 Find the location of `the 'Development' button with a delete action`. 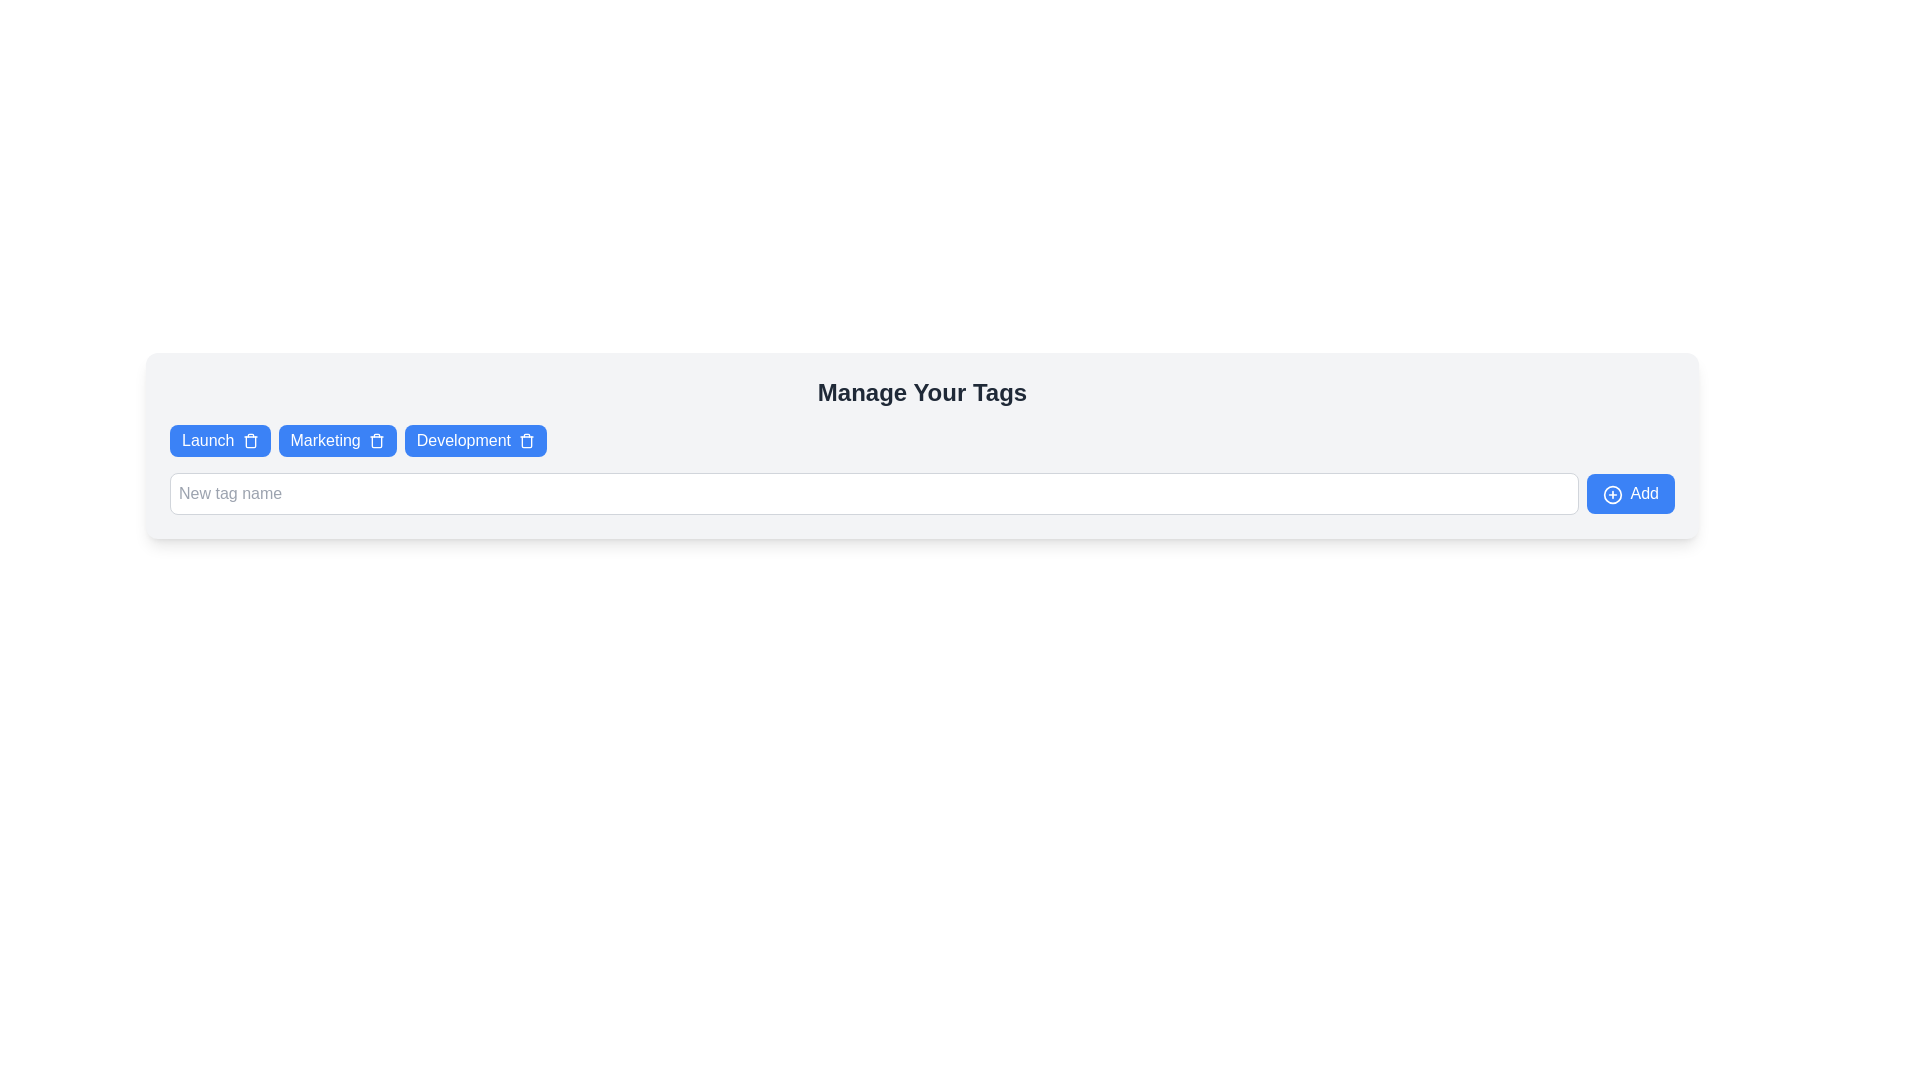

the 'Development' button with a delete action is located at coordinates (474, 439).